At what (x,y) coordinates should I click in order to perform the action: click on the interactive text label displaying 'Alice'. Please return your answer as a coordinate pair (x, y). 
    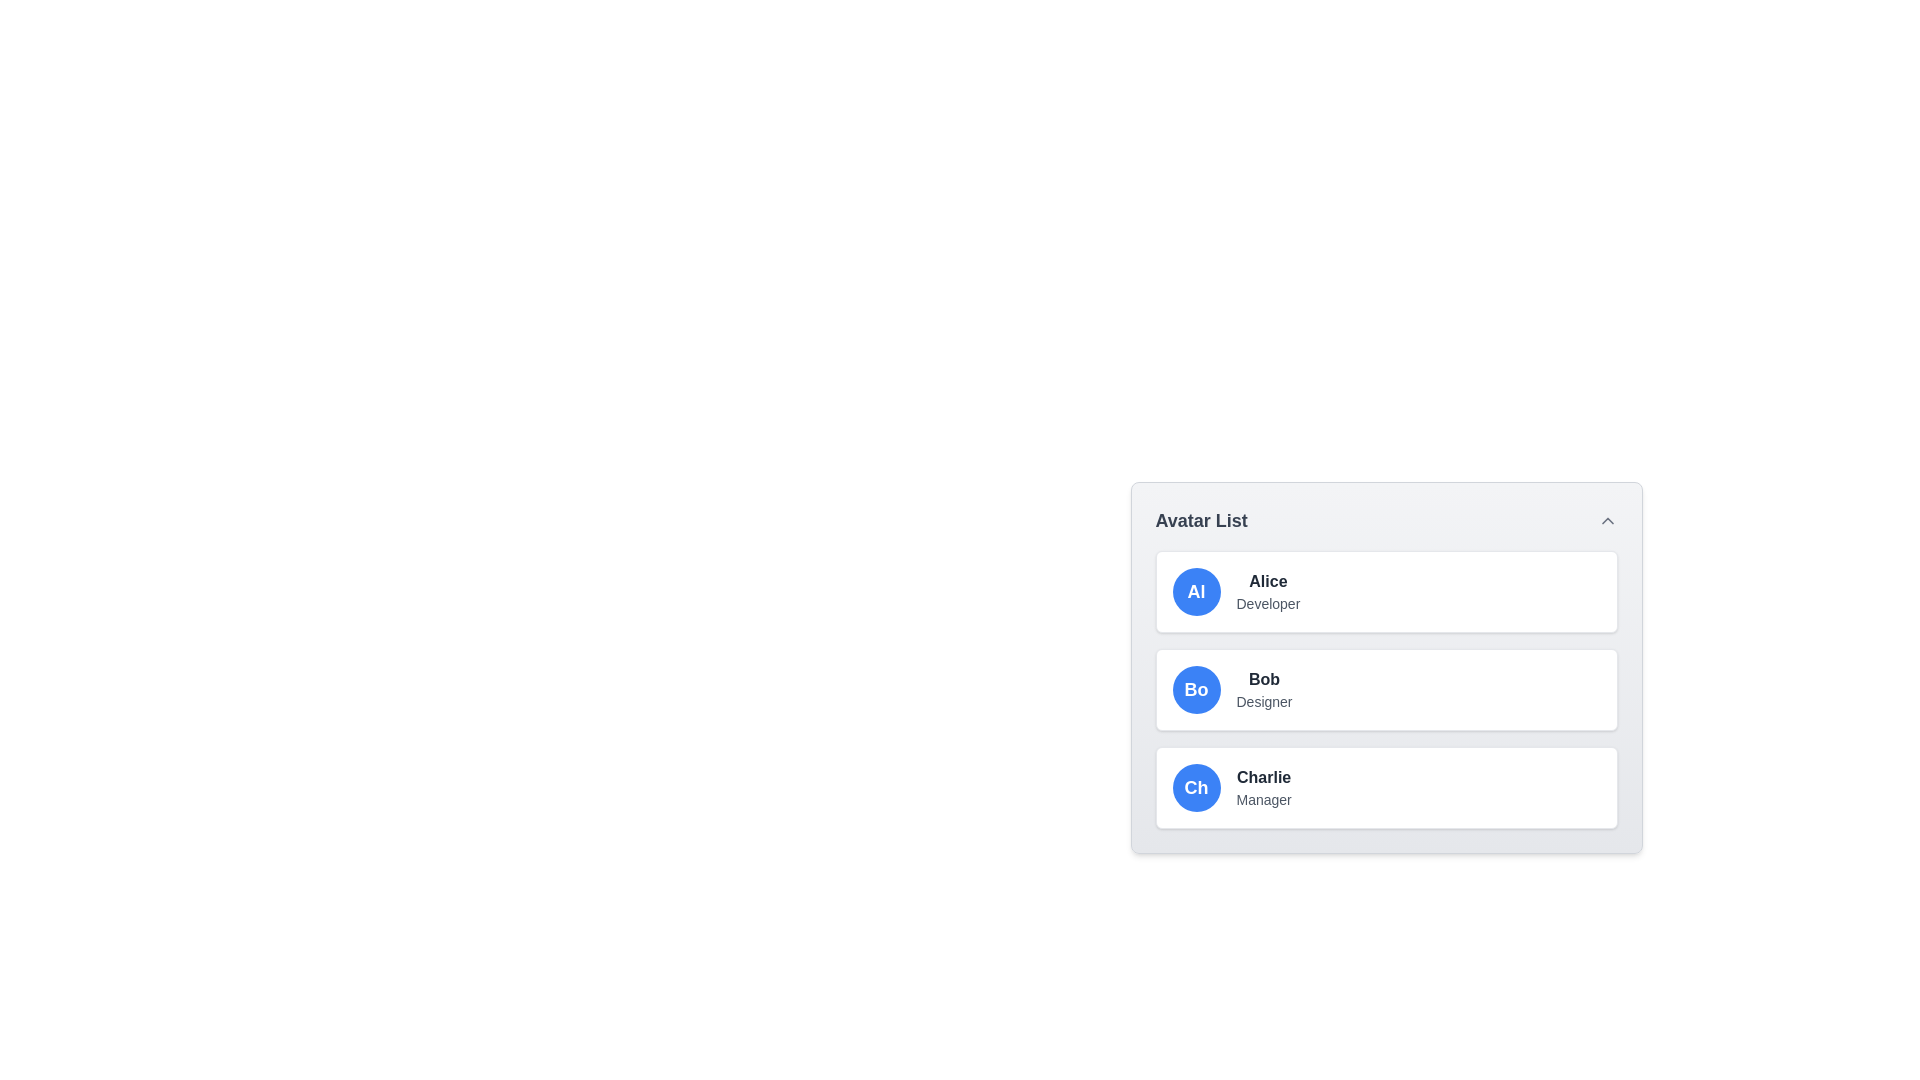
    Looking at the image, I should click on (1266, 582).